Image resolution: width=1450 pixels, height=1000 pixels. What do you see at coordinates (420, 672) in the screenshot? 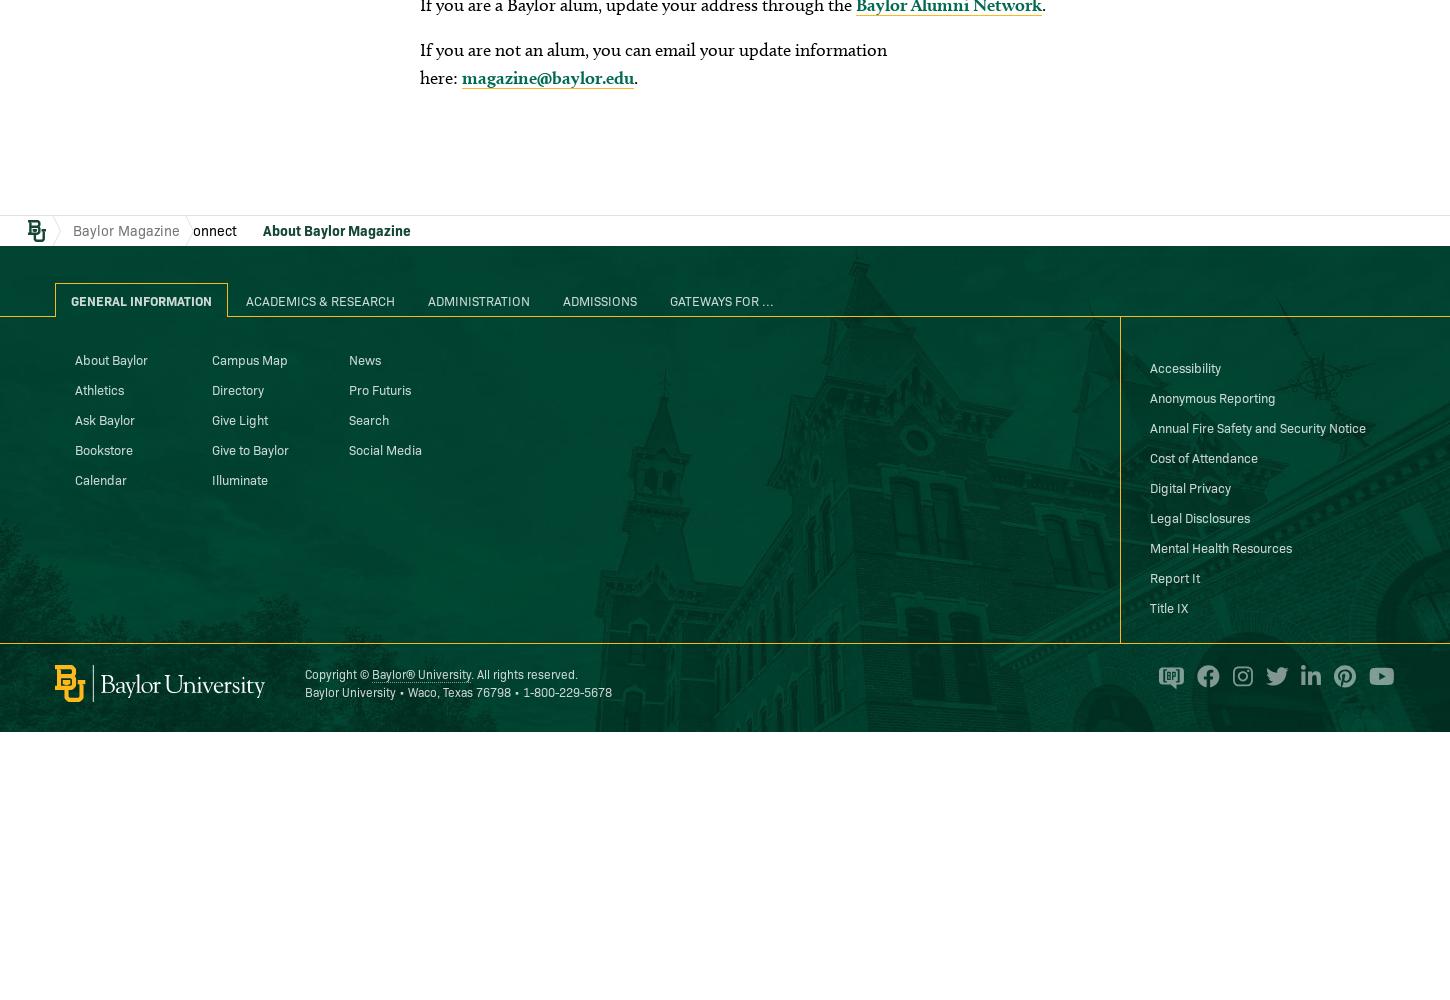
I see `'Baylor® University'` at bounding box center [420, 672].